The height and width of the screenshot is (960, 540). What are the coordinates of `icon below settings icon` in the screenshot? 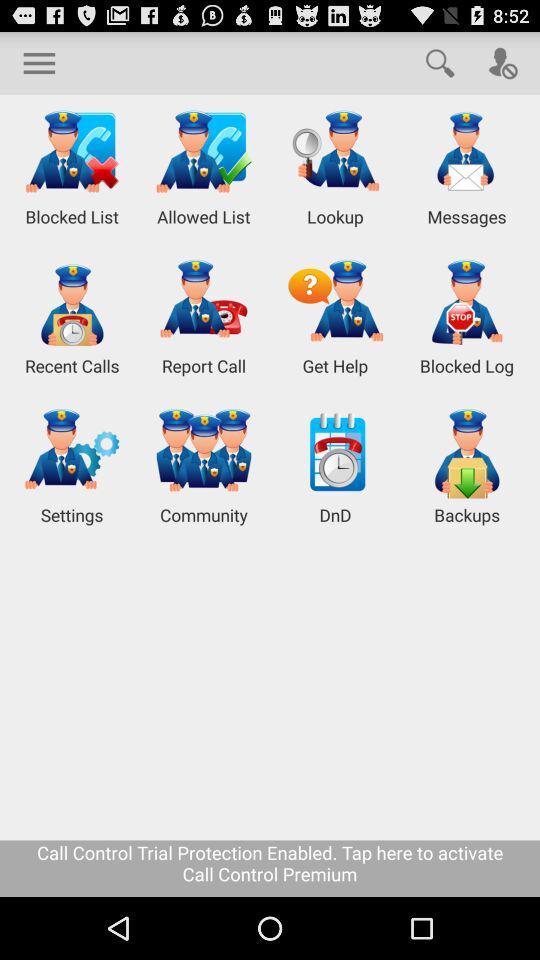 It's located at (270, 867).